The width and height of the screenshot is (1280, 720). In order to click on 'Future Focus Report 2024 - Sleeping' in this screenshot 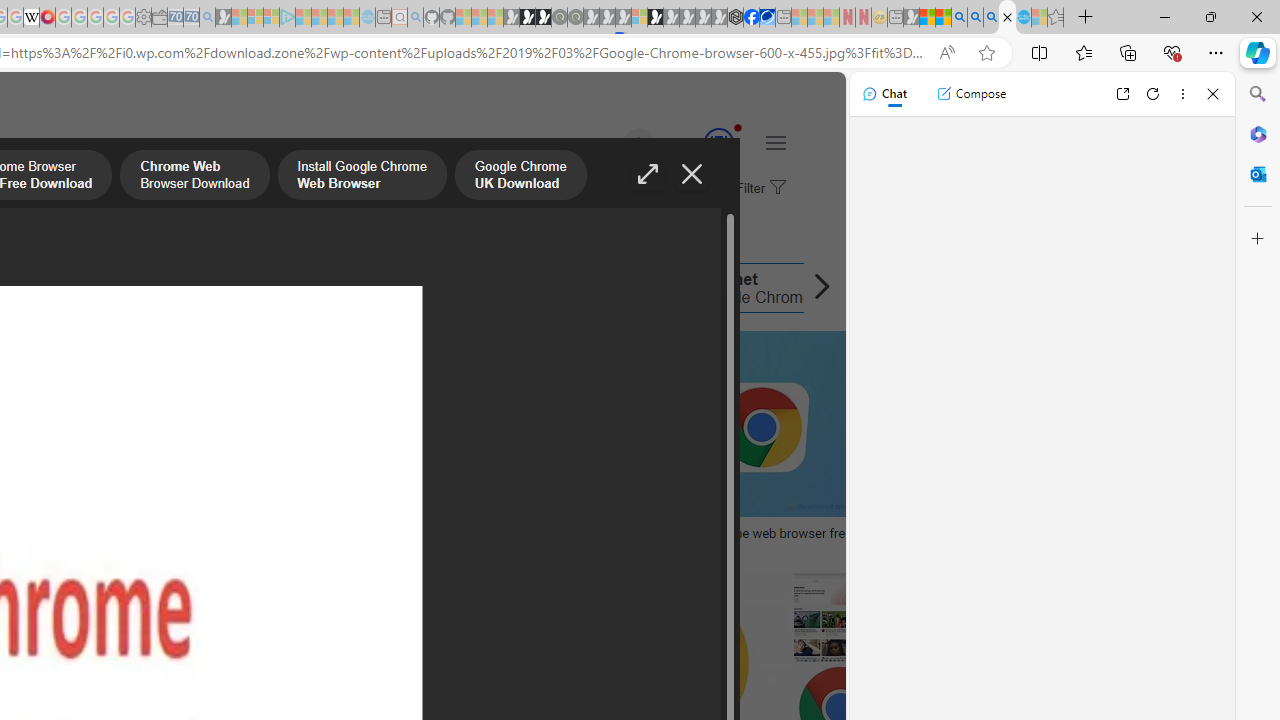, I will do `click(574, 17)`.